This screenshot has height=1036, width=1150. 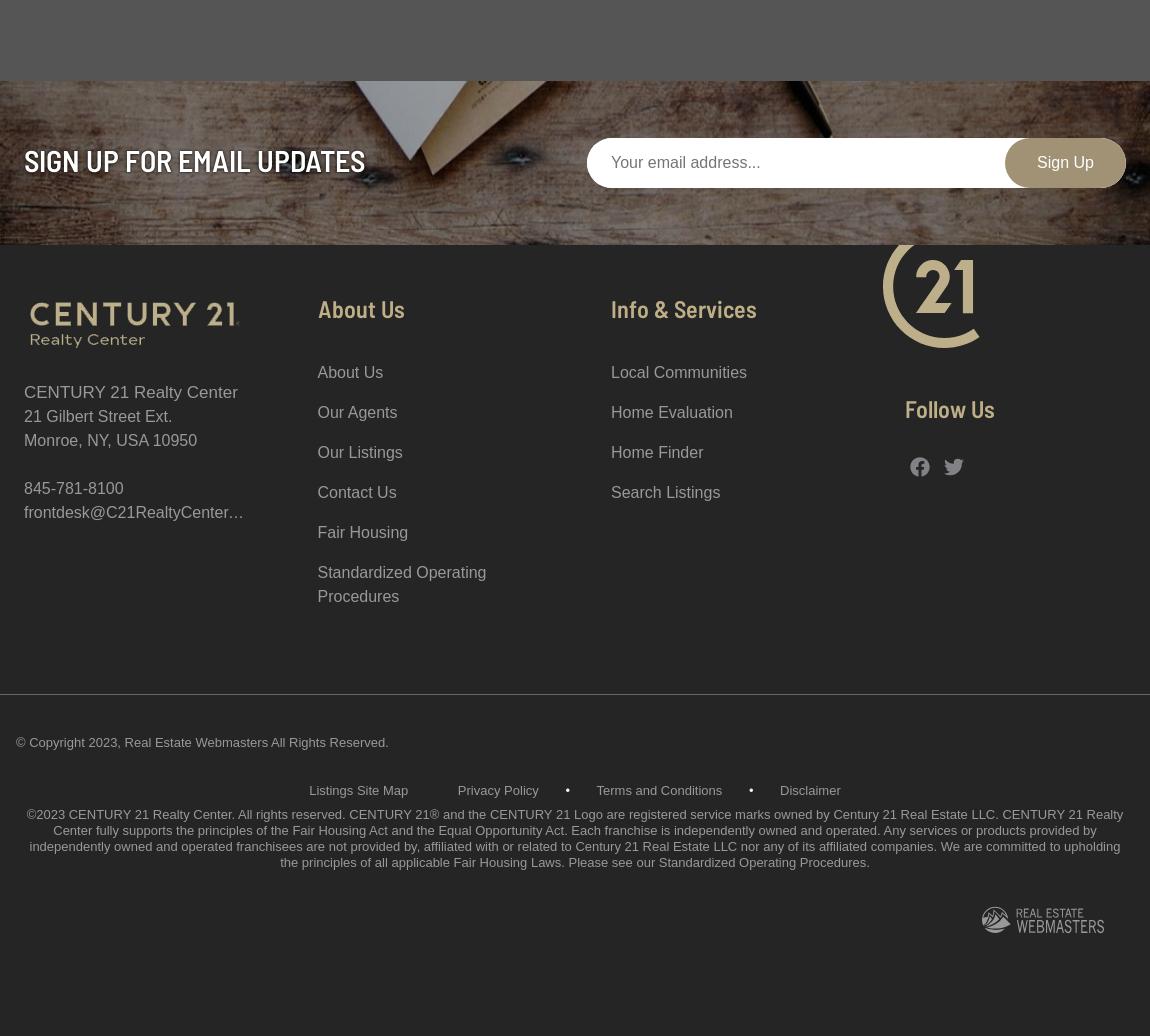 I want to click on 'CENTURY 21 Realty Center', so click(x=129, y=392).